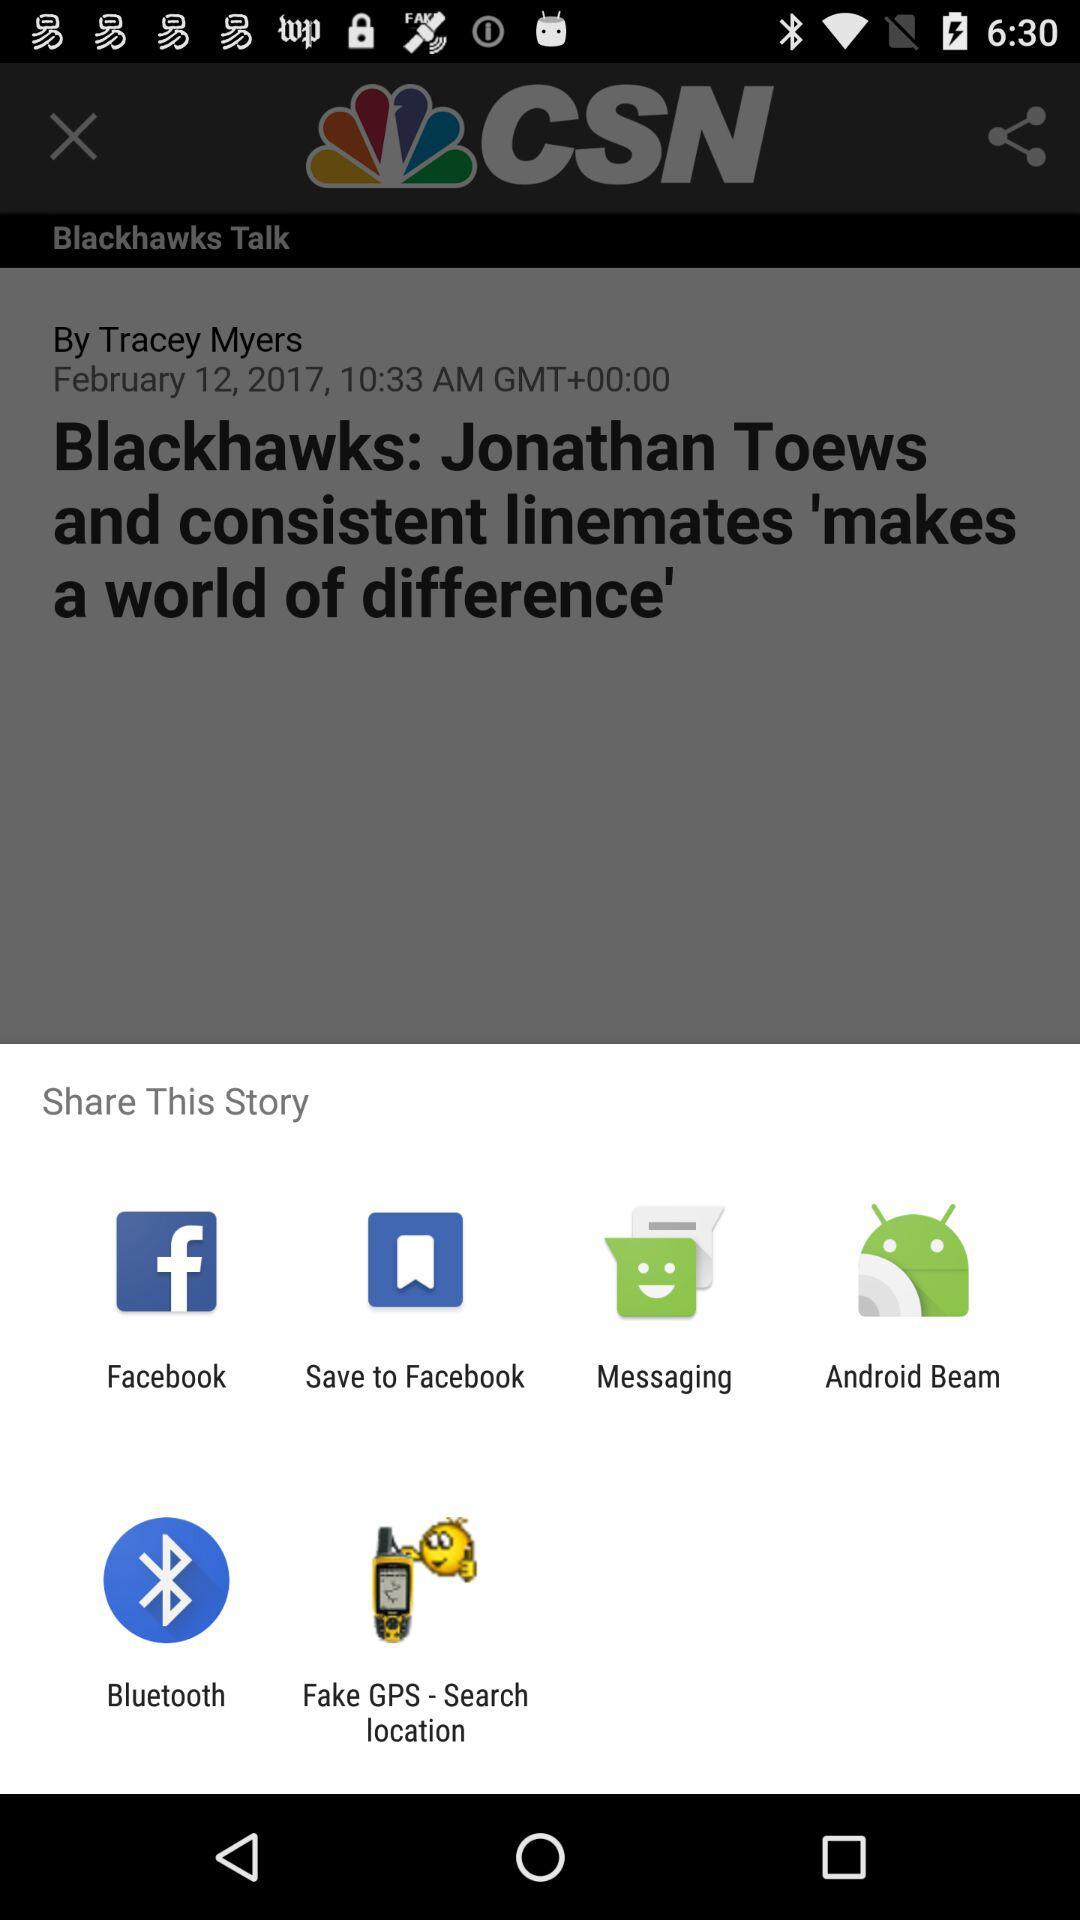  Describe the element at coordinates (414, 1392) in the screenshot. I see `the icon next to the messaging icon` at that location.